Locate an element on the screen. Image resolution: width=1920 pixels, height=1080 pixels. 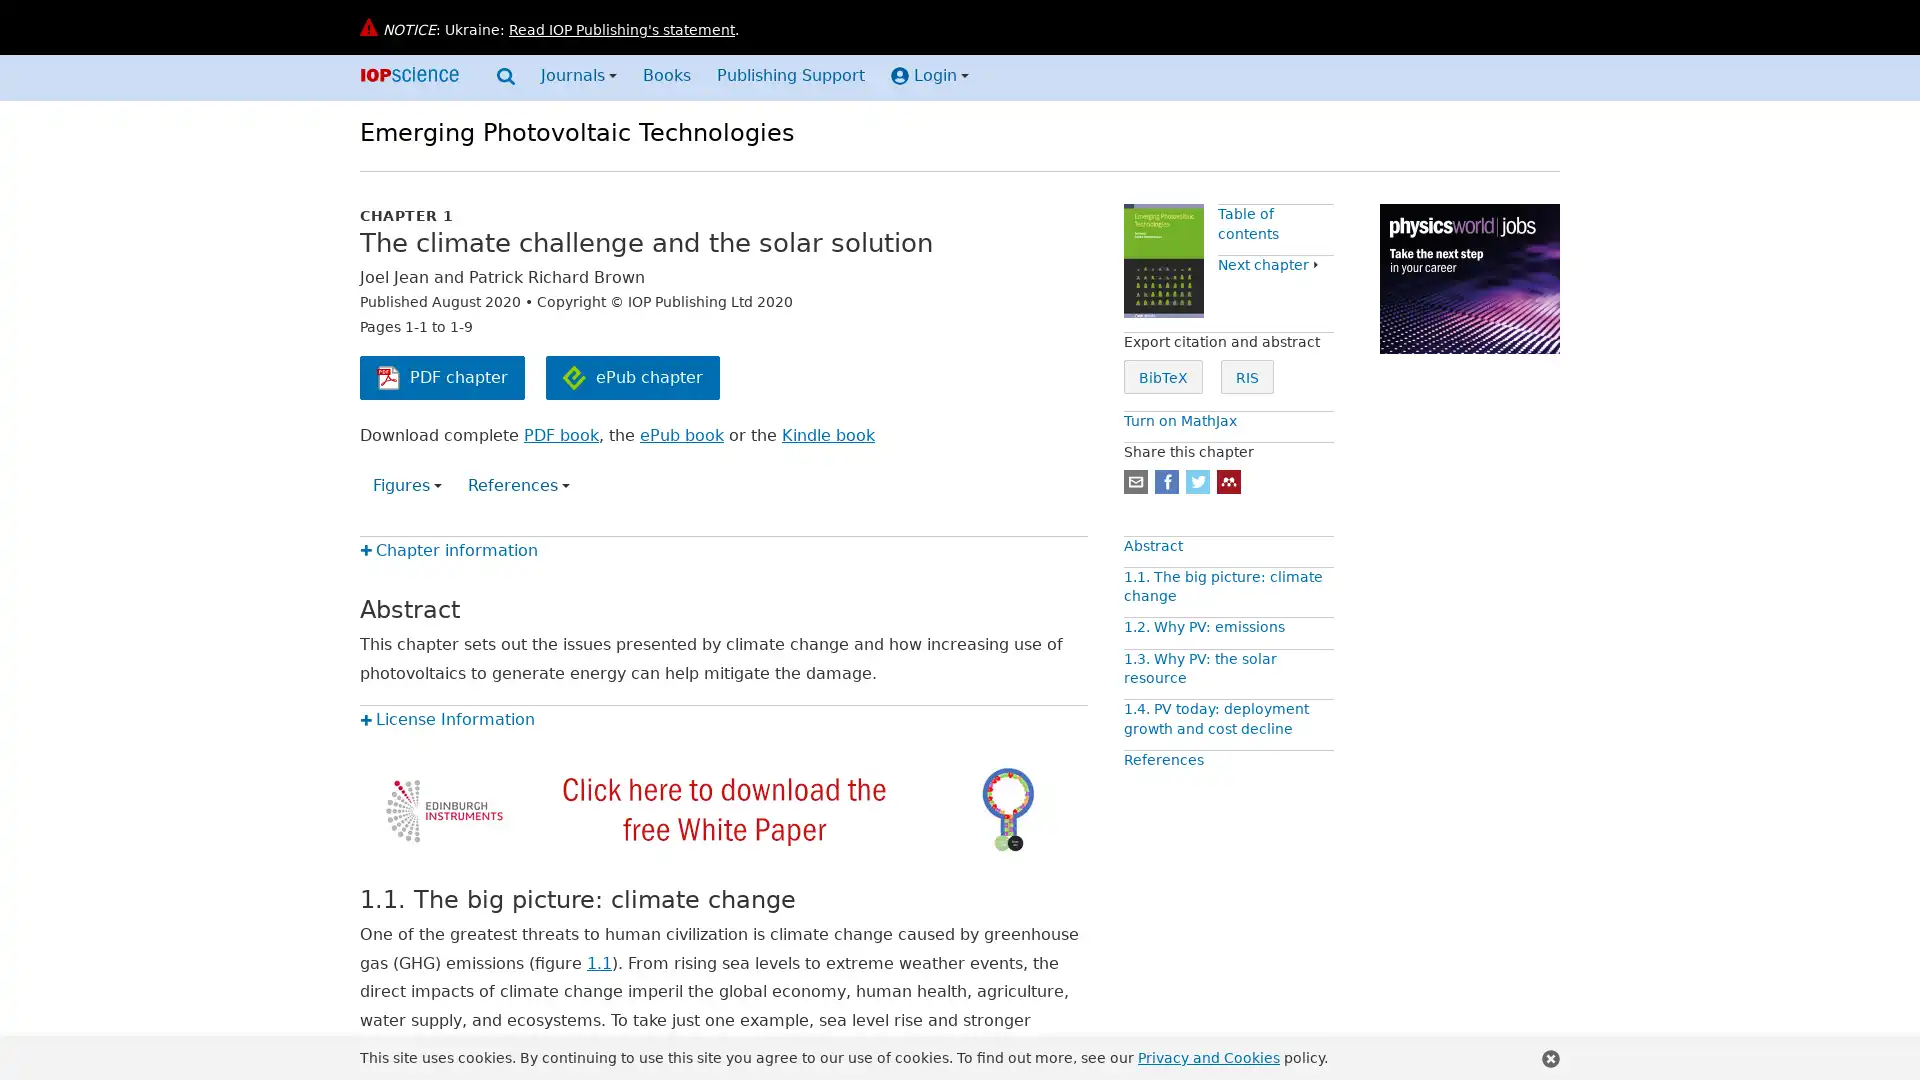
Close this notification is located at coordinates (1549, 1058).